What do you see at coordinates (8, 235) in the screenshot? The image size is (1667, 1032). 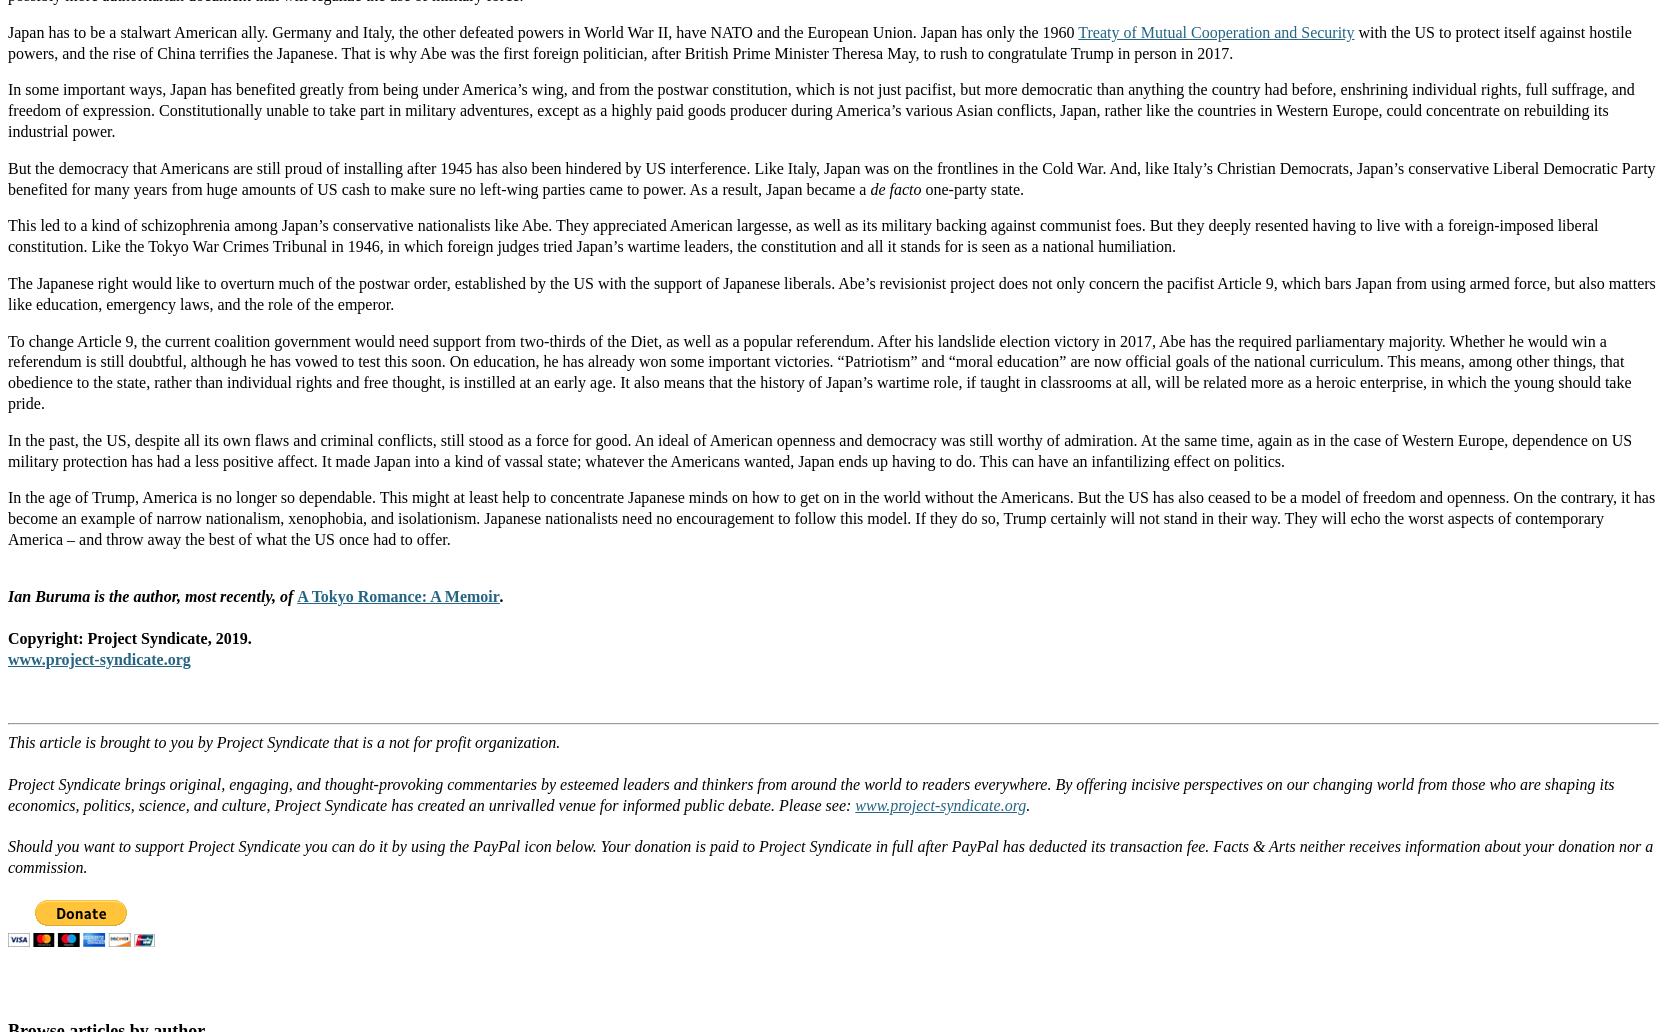 I see `'This led to a kind of schizophrenia among Japan’s conservative nationalists like Abe. They appreciated American largesse, as well as its military backing against communist foes. But they deeply resented having to live with a foreign-imposed liberal constitution. Like the Tokyo War Crimes Tribunal in 1946, in which foreign judges tried Japan’s wartime leaders, the constitution and all it stands for is seen as a national humiliation.'` at bounding box center [8, 235].